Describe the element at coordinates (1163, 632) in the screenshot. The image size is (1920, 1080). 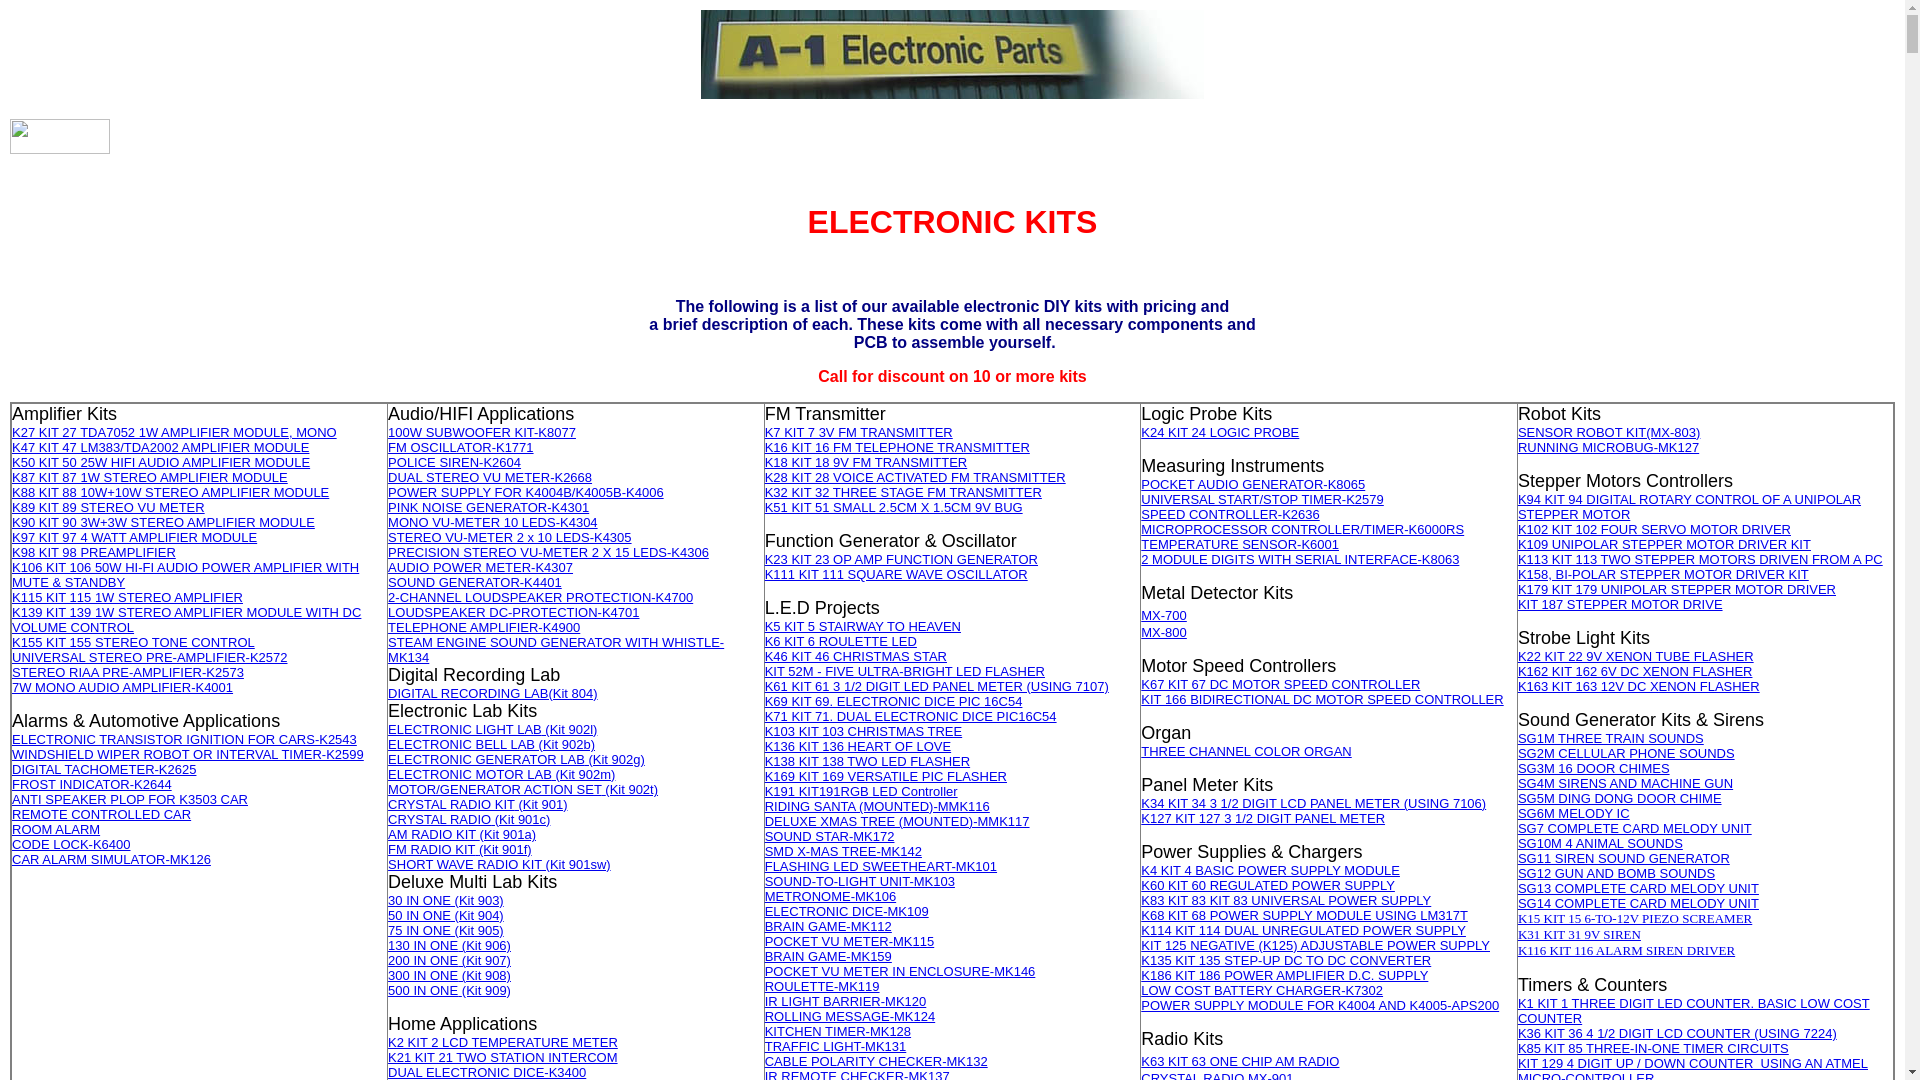
I see `'MX-800'` at that location.